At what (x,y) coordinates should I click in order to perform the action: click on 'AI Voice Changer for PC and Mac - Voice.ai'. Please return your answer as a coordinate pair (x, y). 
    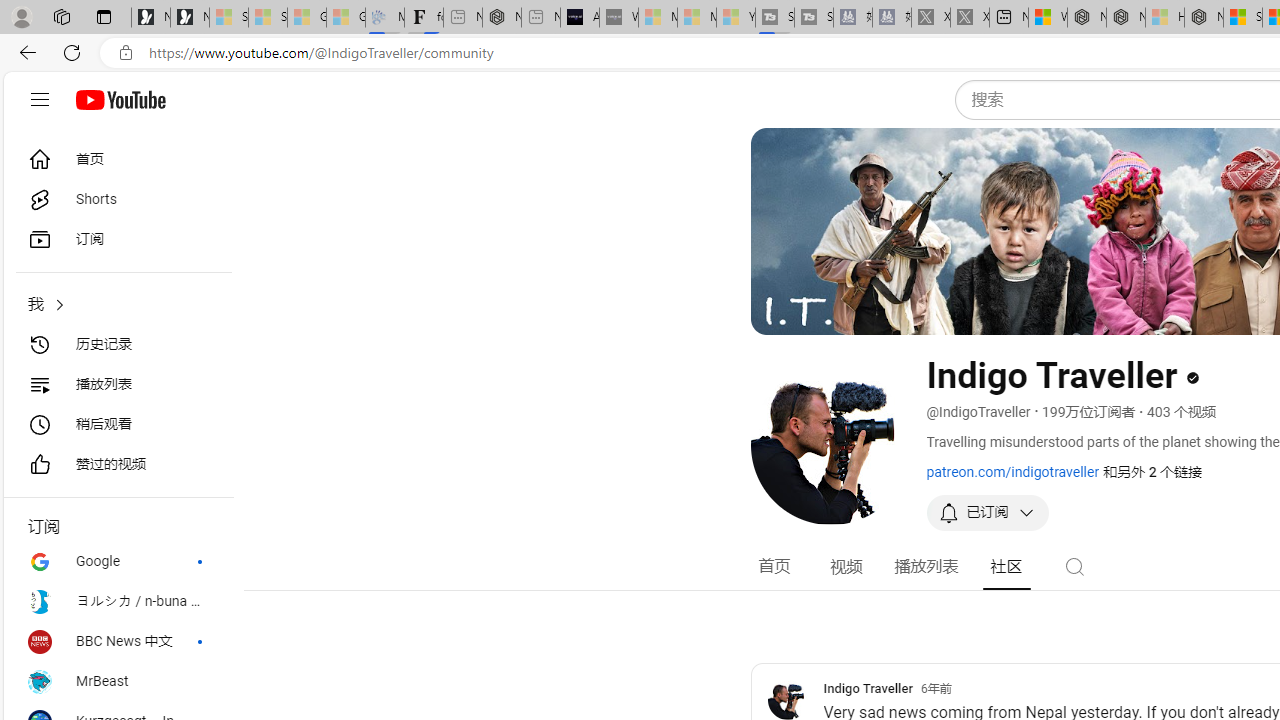
    Looking at the image, I should click on (578, 17).